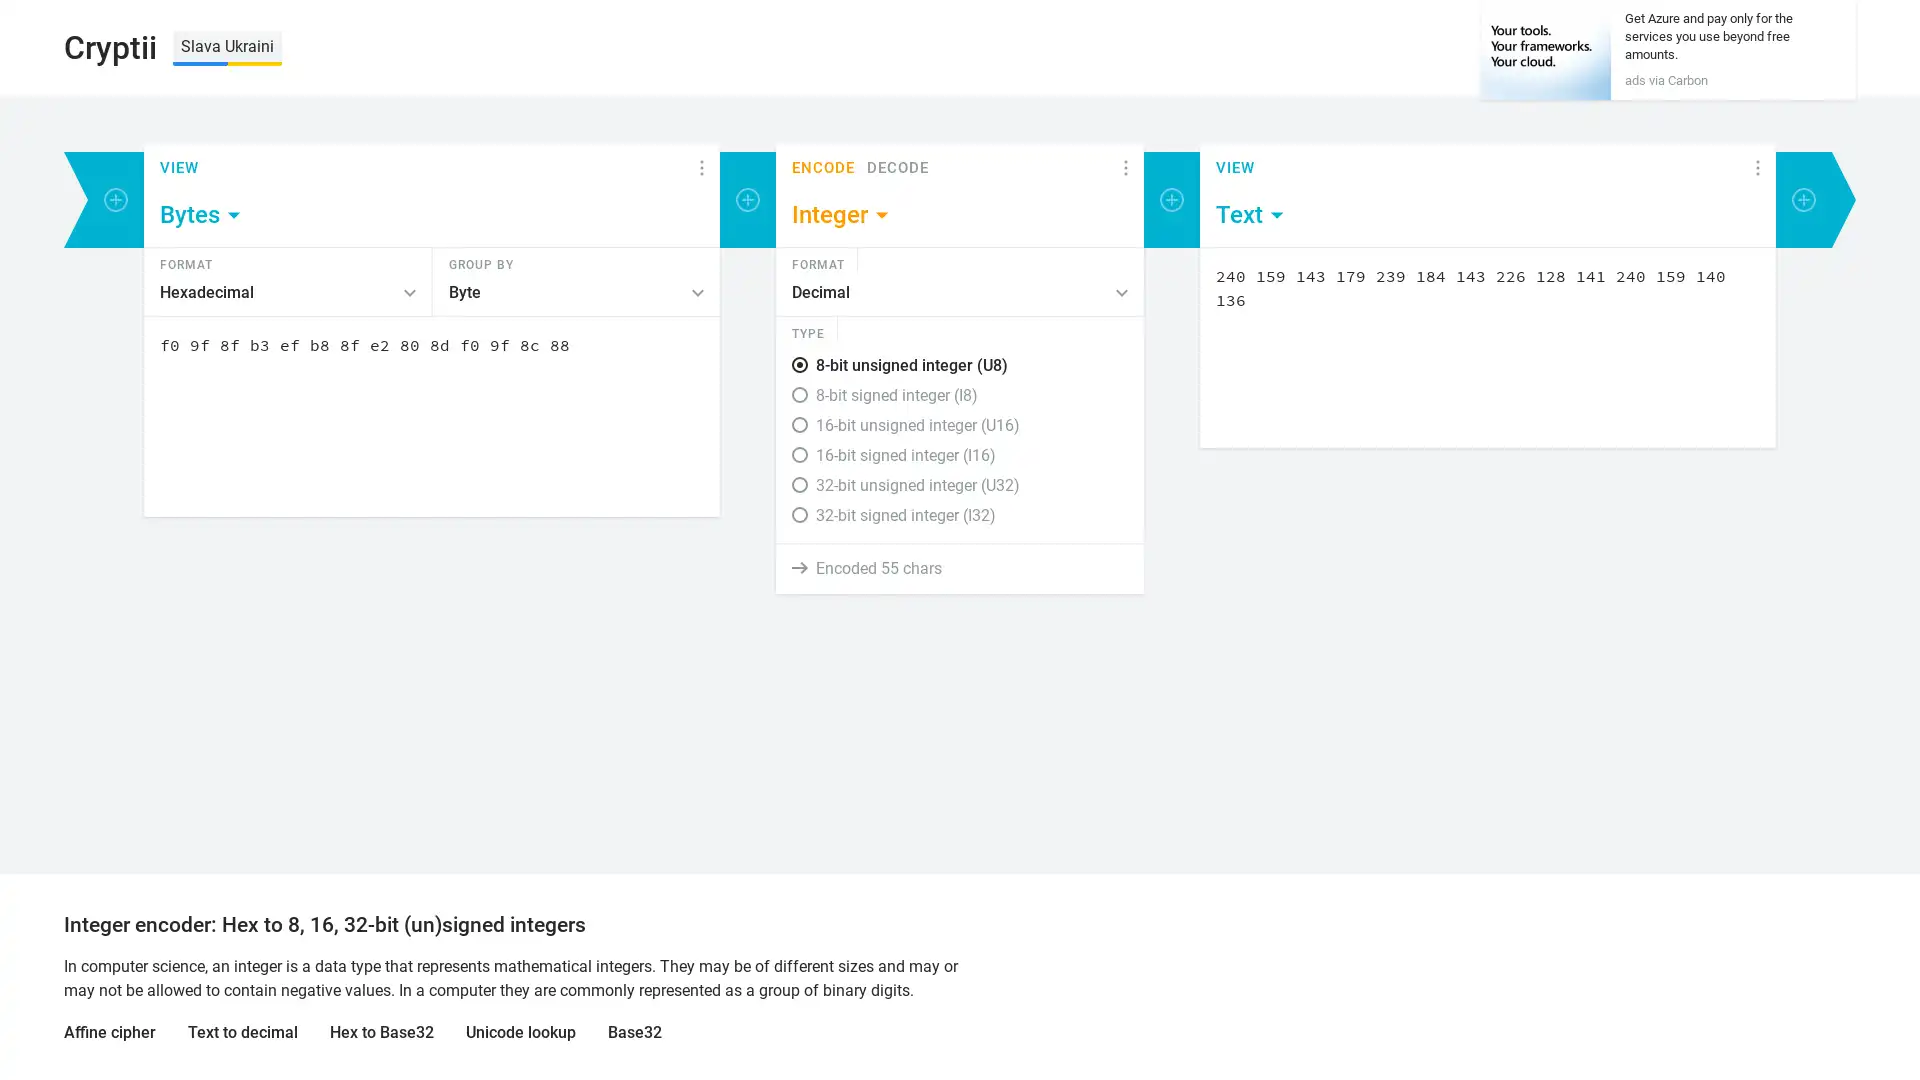  Describe the element at coordinates (841, 215) in the screenshot. I see `Integer` at that location.